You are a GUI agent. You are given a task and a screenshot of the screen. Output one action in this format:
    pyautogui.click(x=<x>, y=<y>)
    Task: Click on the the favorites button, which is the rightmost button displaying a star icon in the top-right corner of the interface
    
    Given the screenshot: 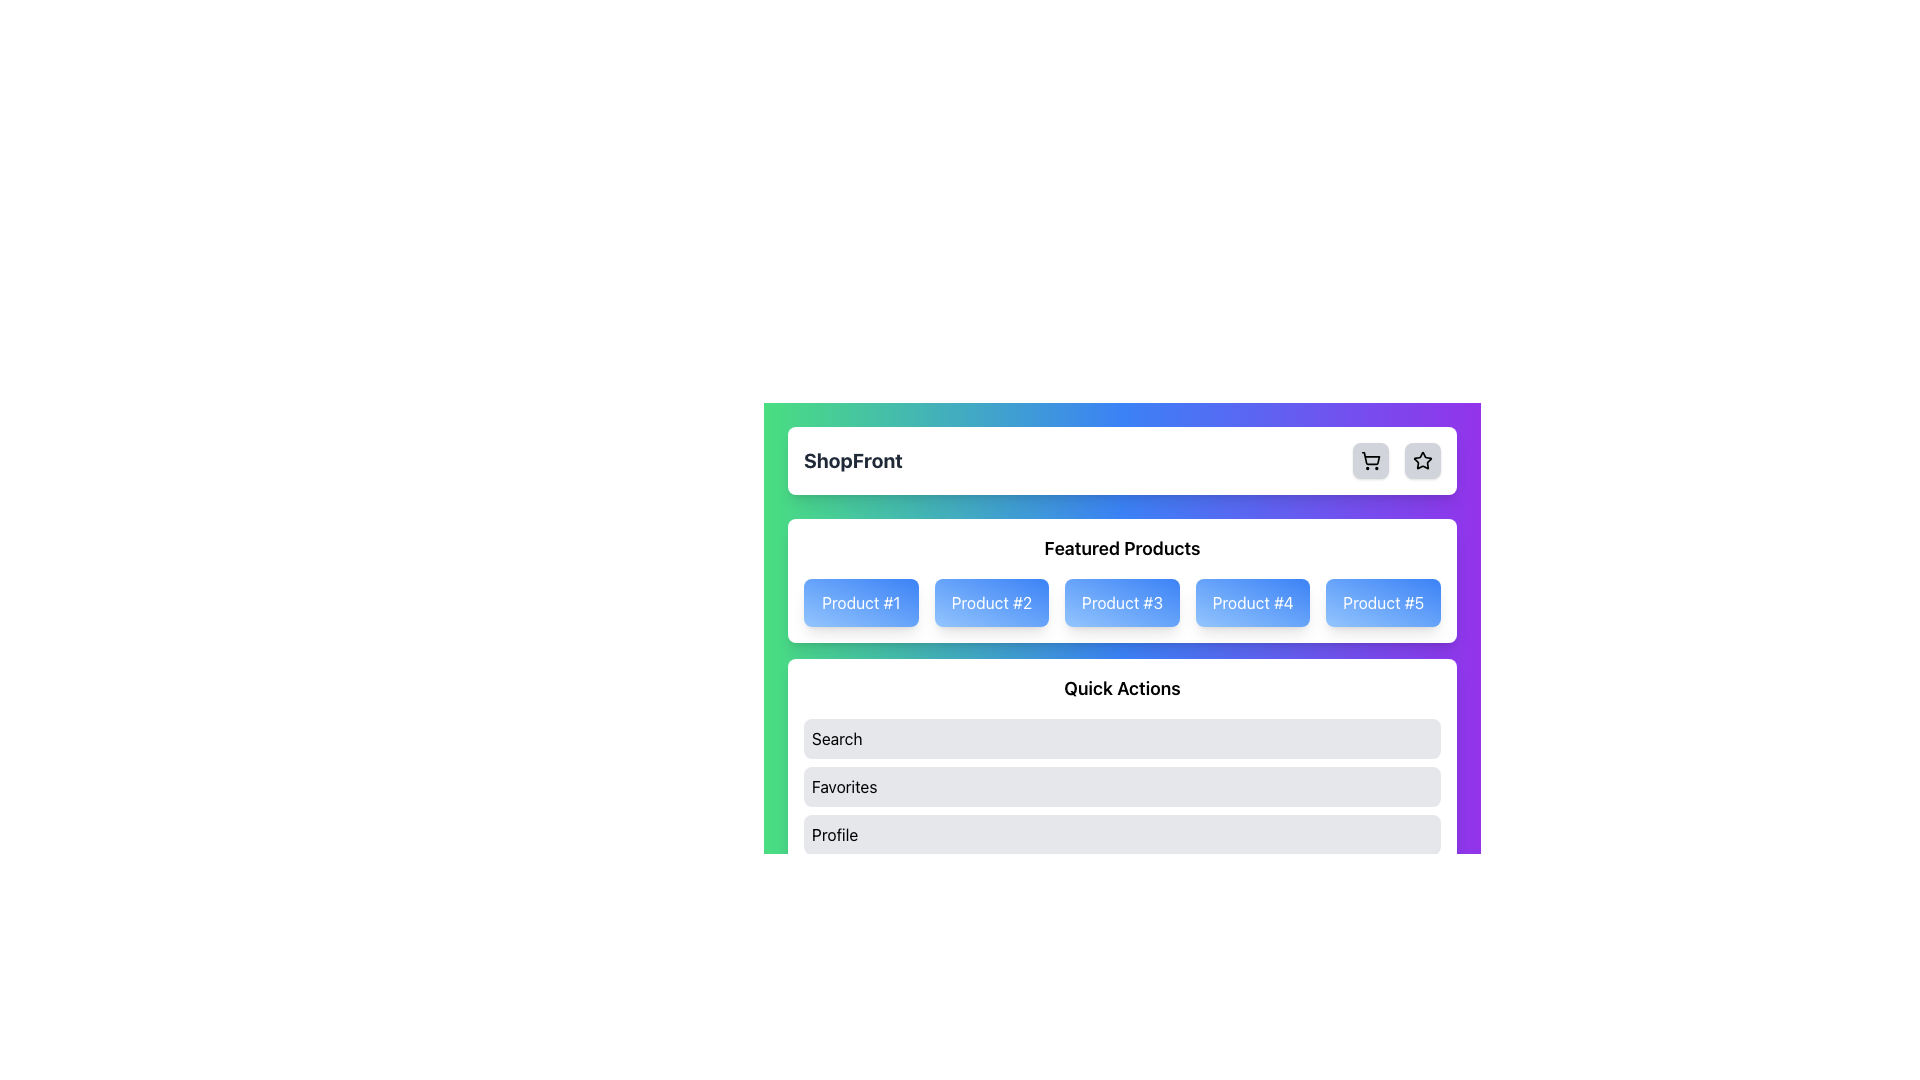 What is the action you would take?
    pyautogui.click(x=1421, y=461)
    